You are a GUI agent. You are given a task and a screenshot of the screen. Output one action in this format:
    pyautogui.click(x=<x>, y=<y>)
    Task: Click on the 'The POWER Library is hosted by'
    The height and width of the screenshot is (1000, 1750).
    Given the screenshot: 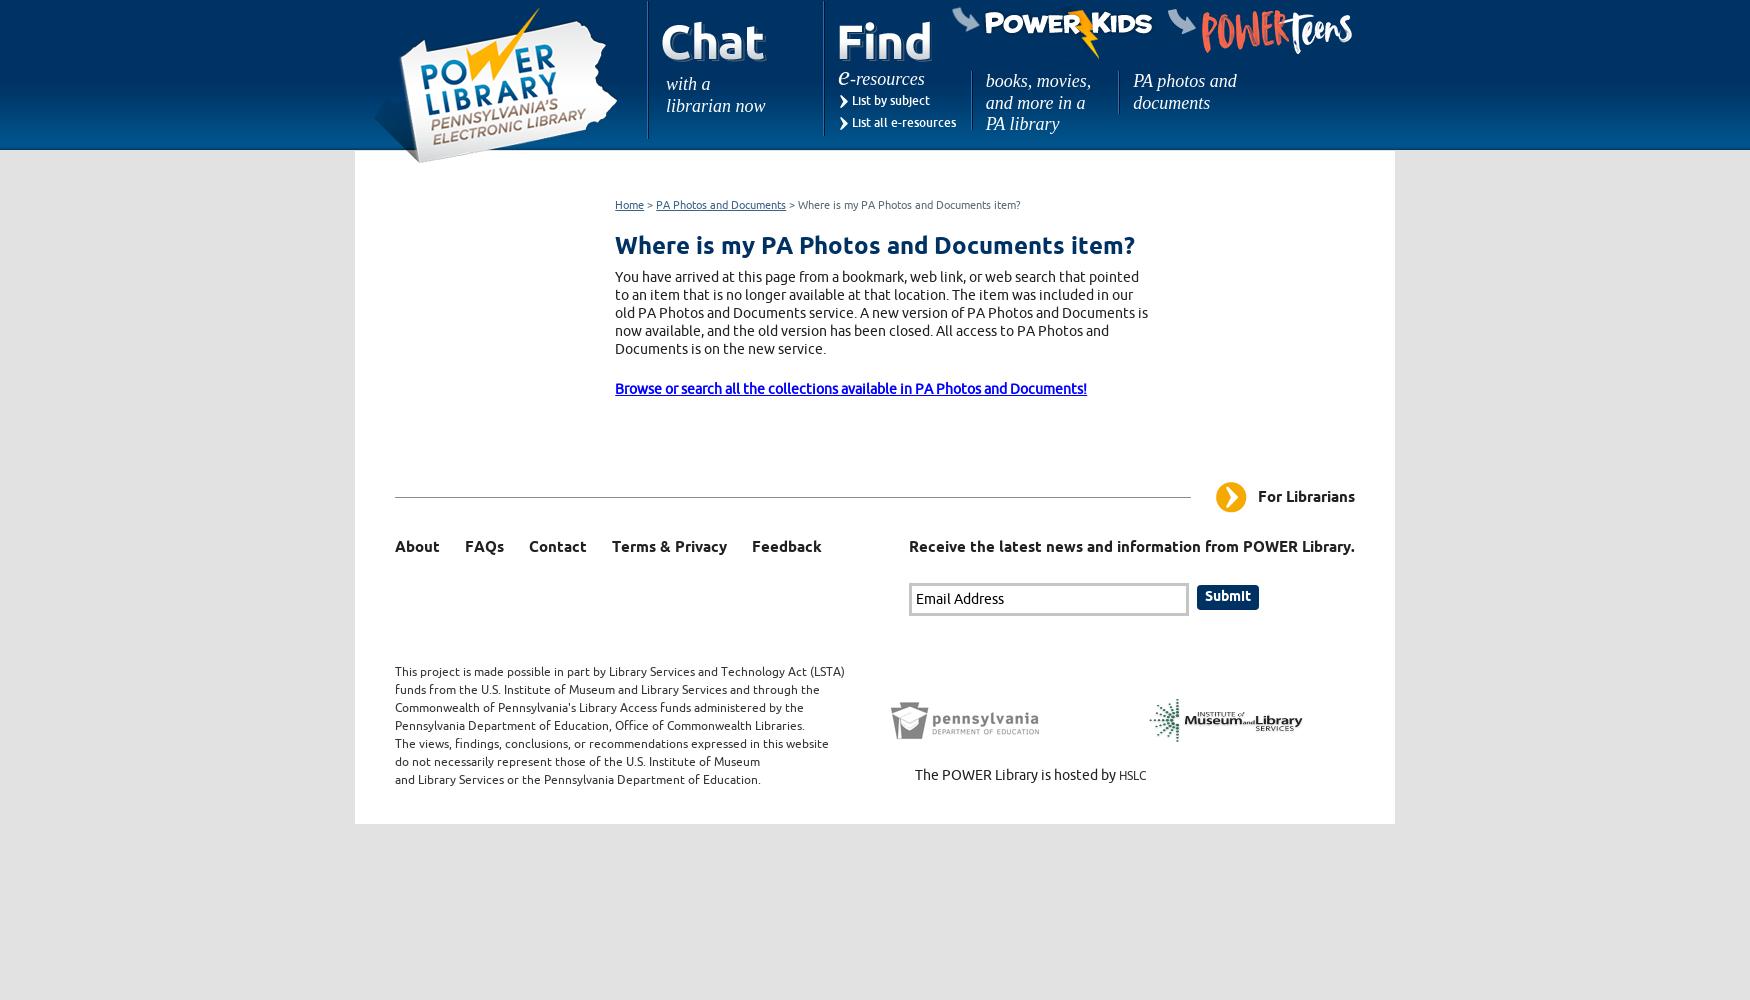 What is the action you would take?
    pyautogui.click(x=1015, y=774)
    